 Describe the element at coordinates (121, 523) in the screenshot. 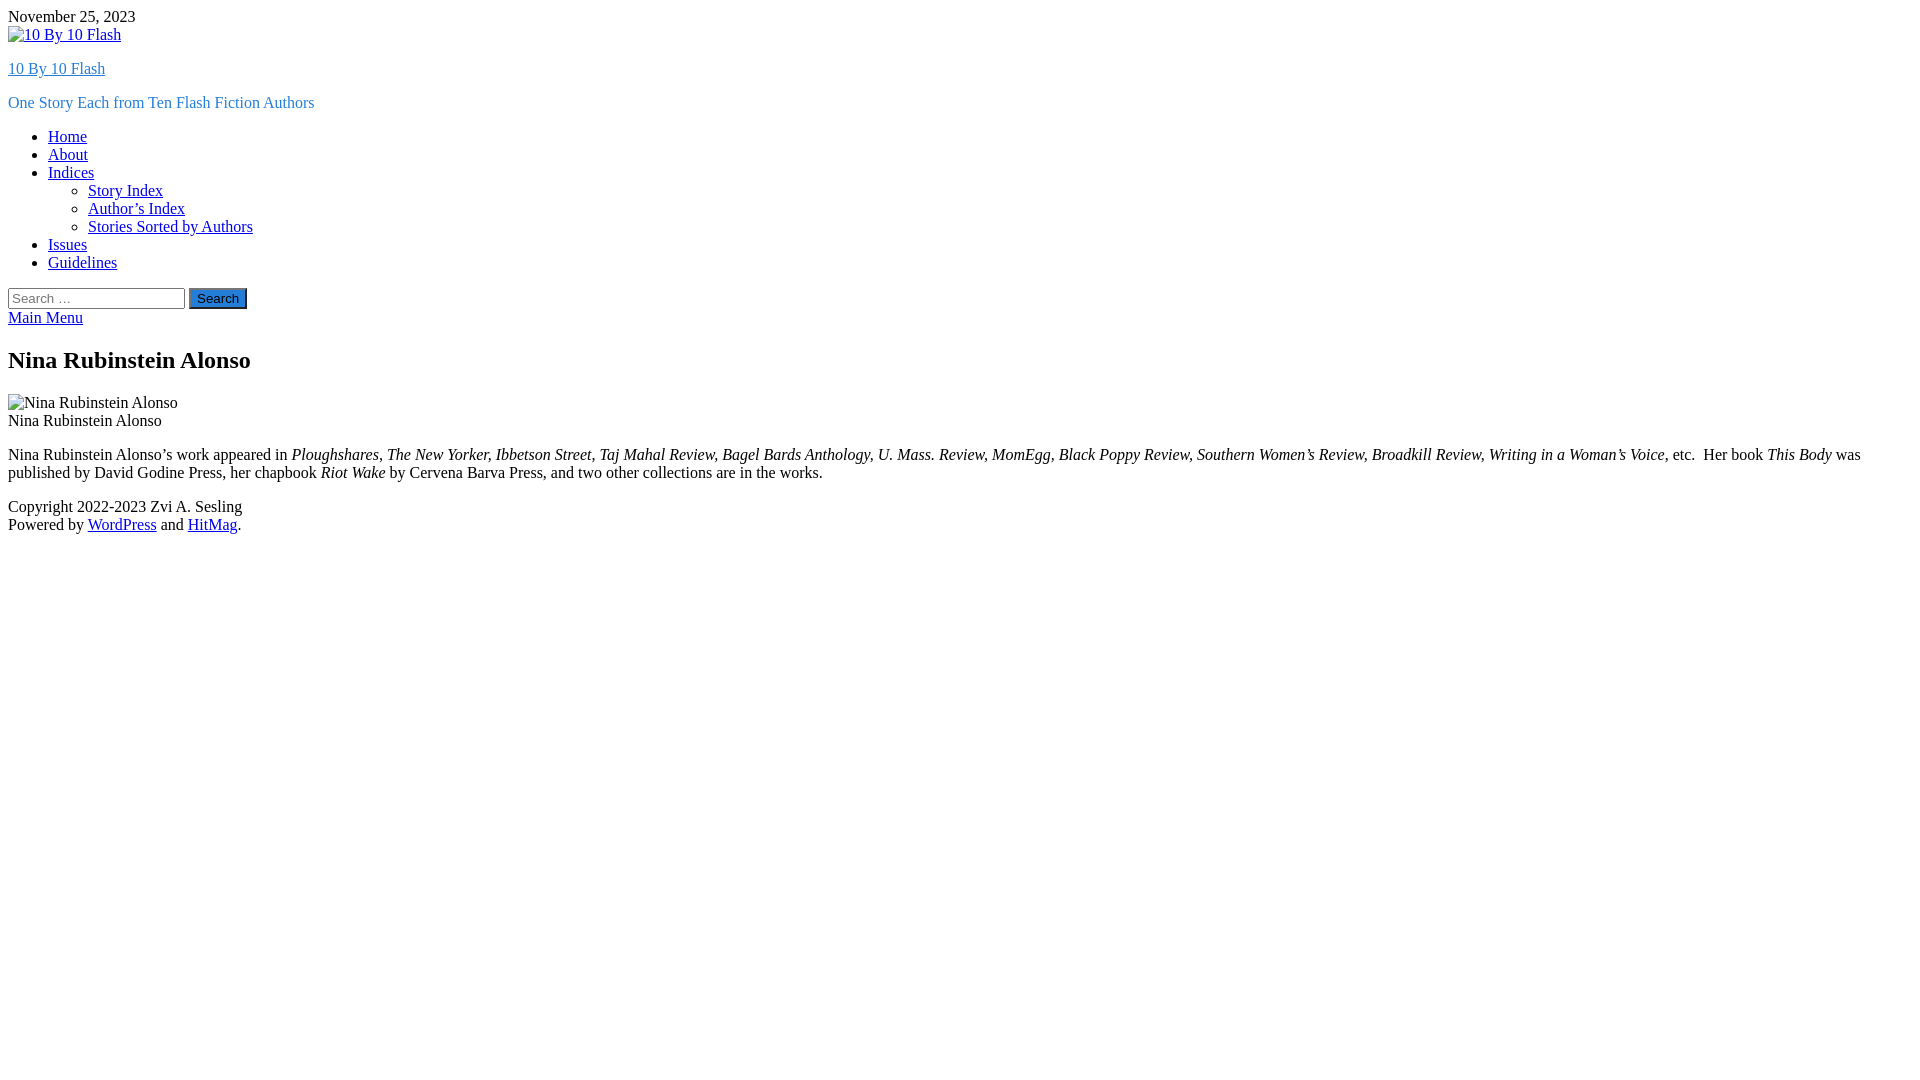

I see `'WordPress'` at that location.